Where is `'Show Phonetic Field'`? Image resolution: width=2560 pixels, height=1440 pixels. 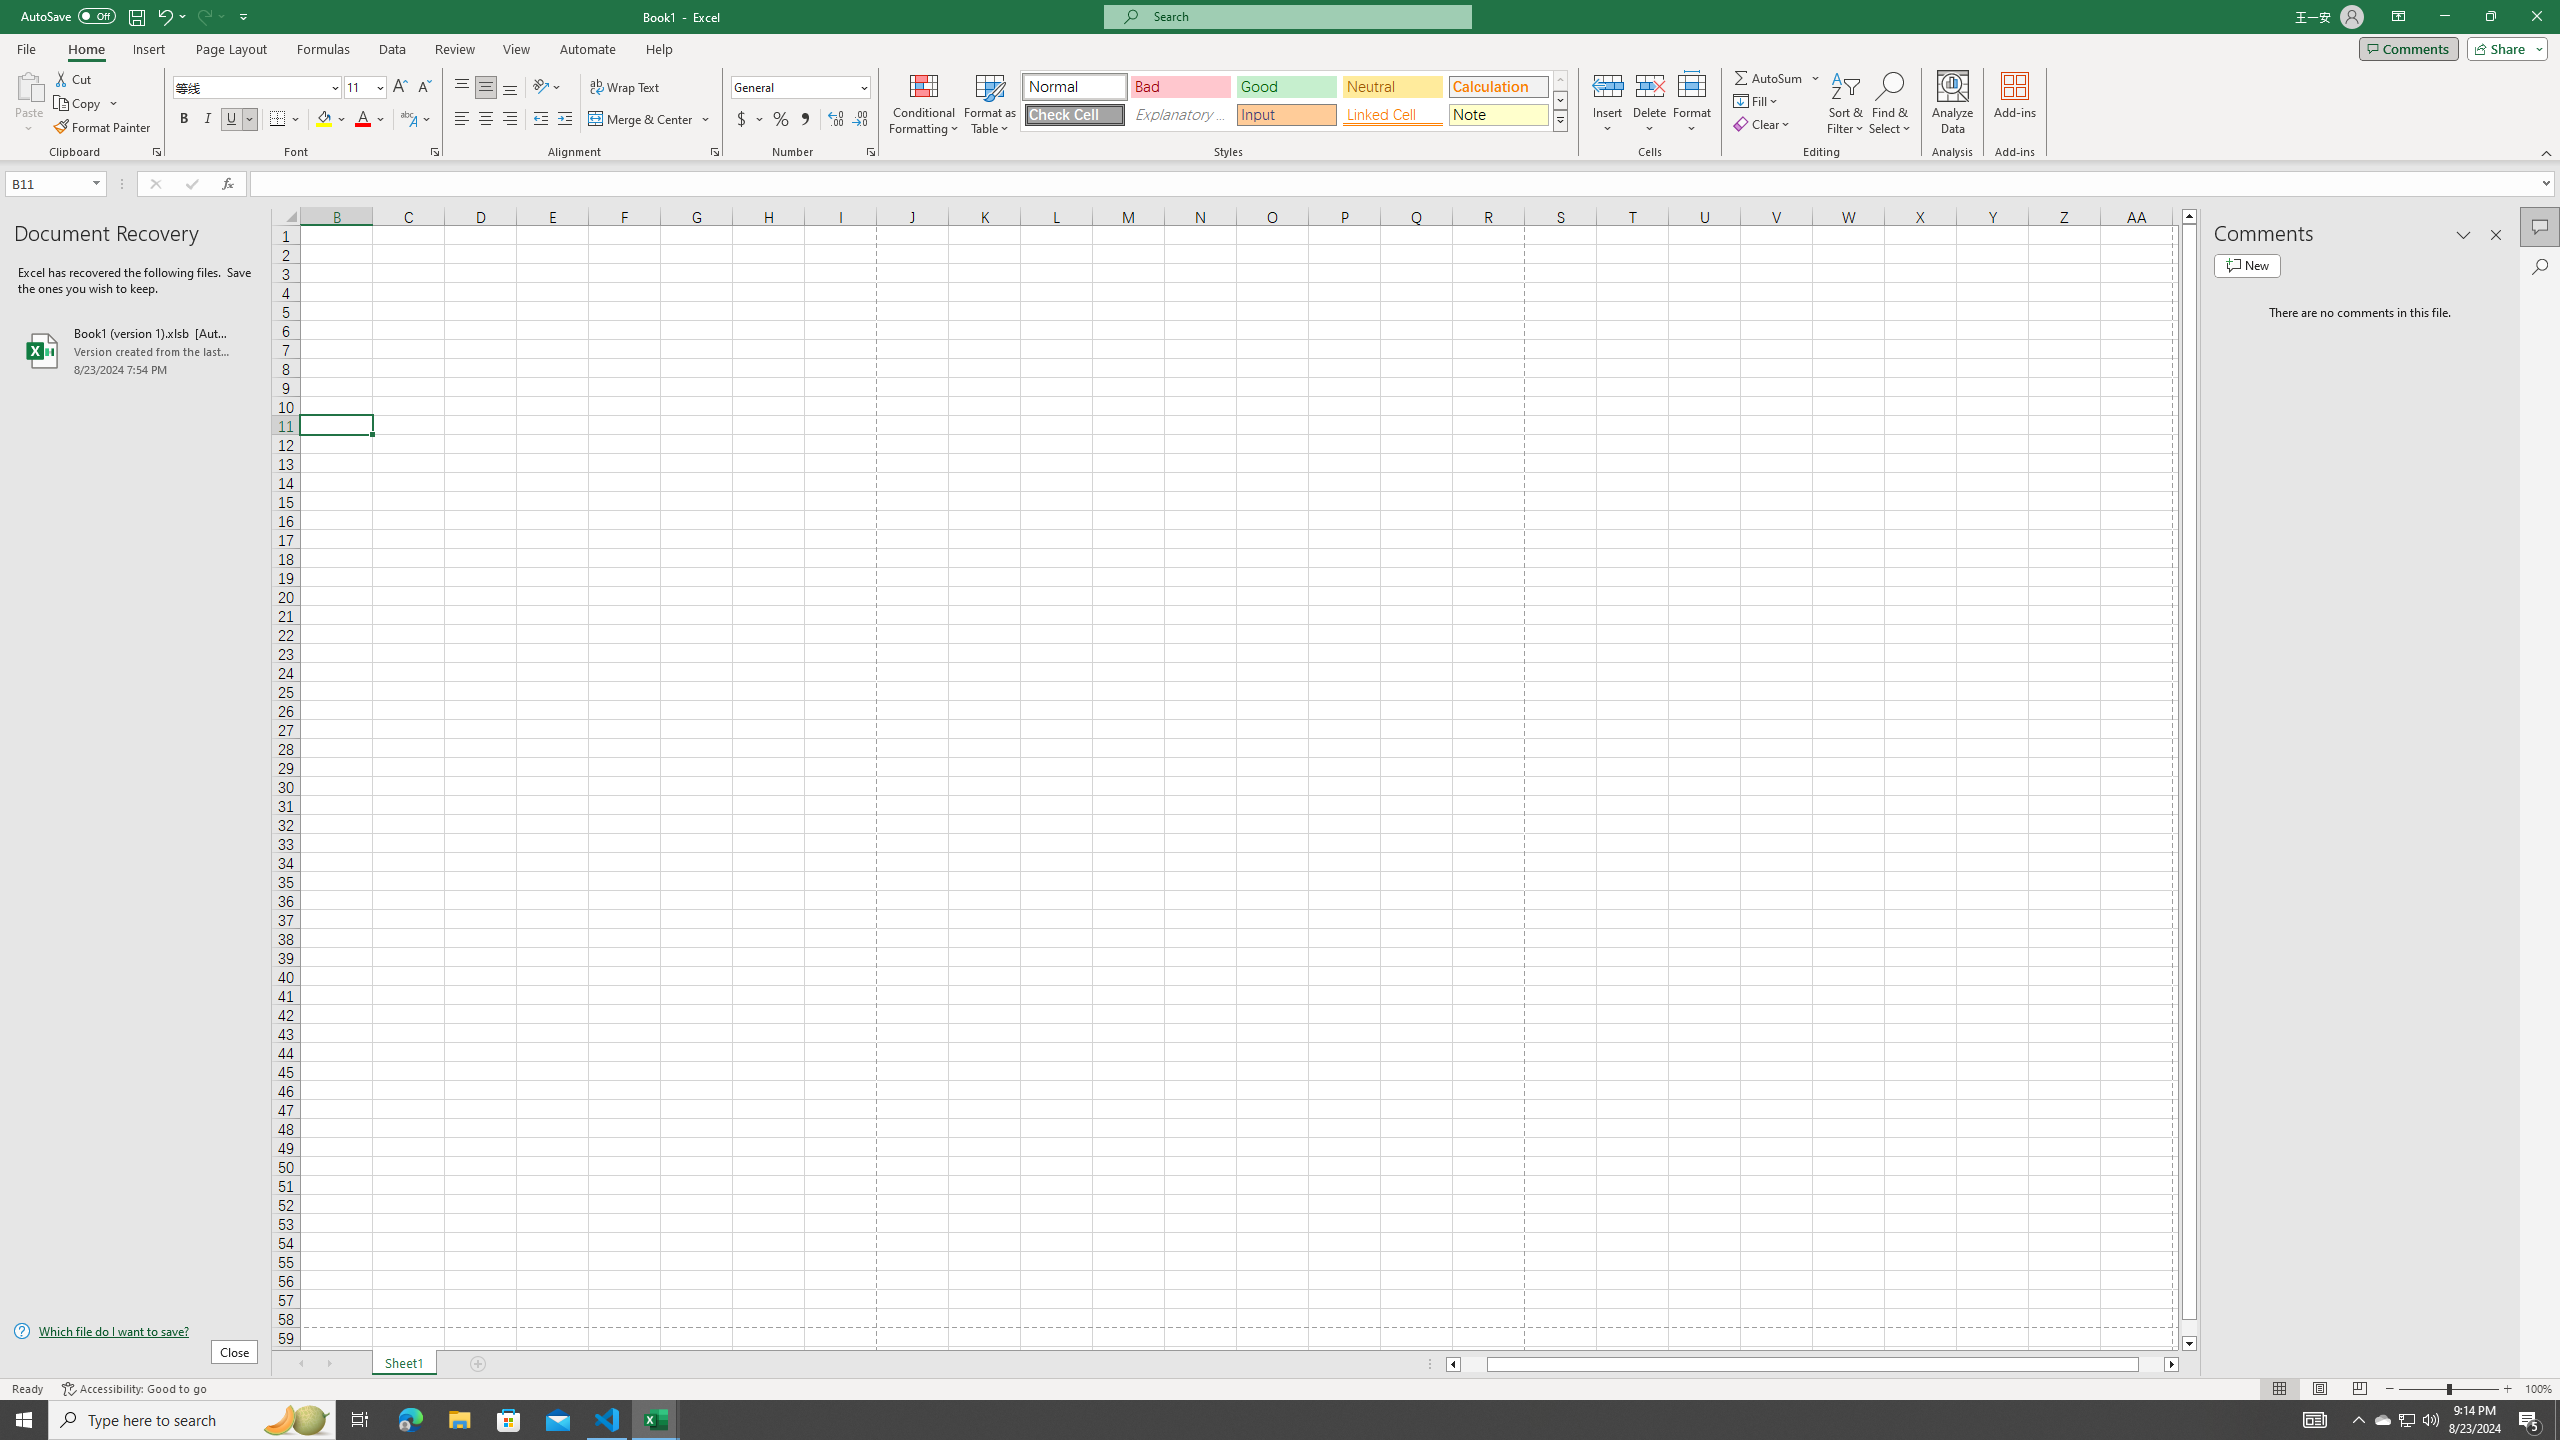 'Show Phonetic Field' is located at coordinates (407, 118).